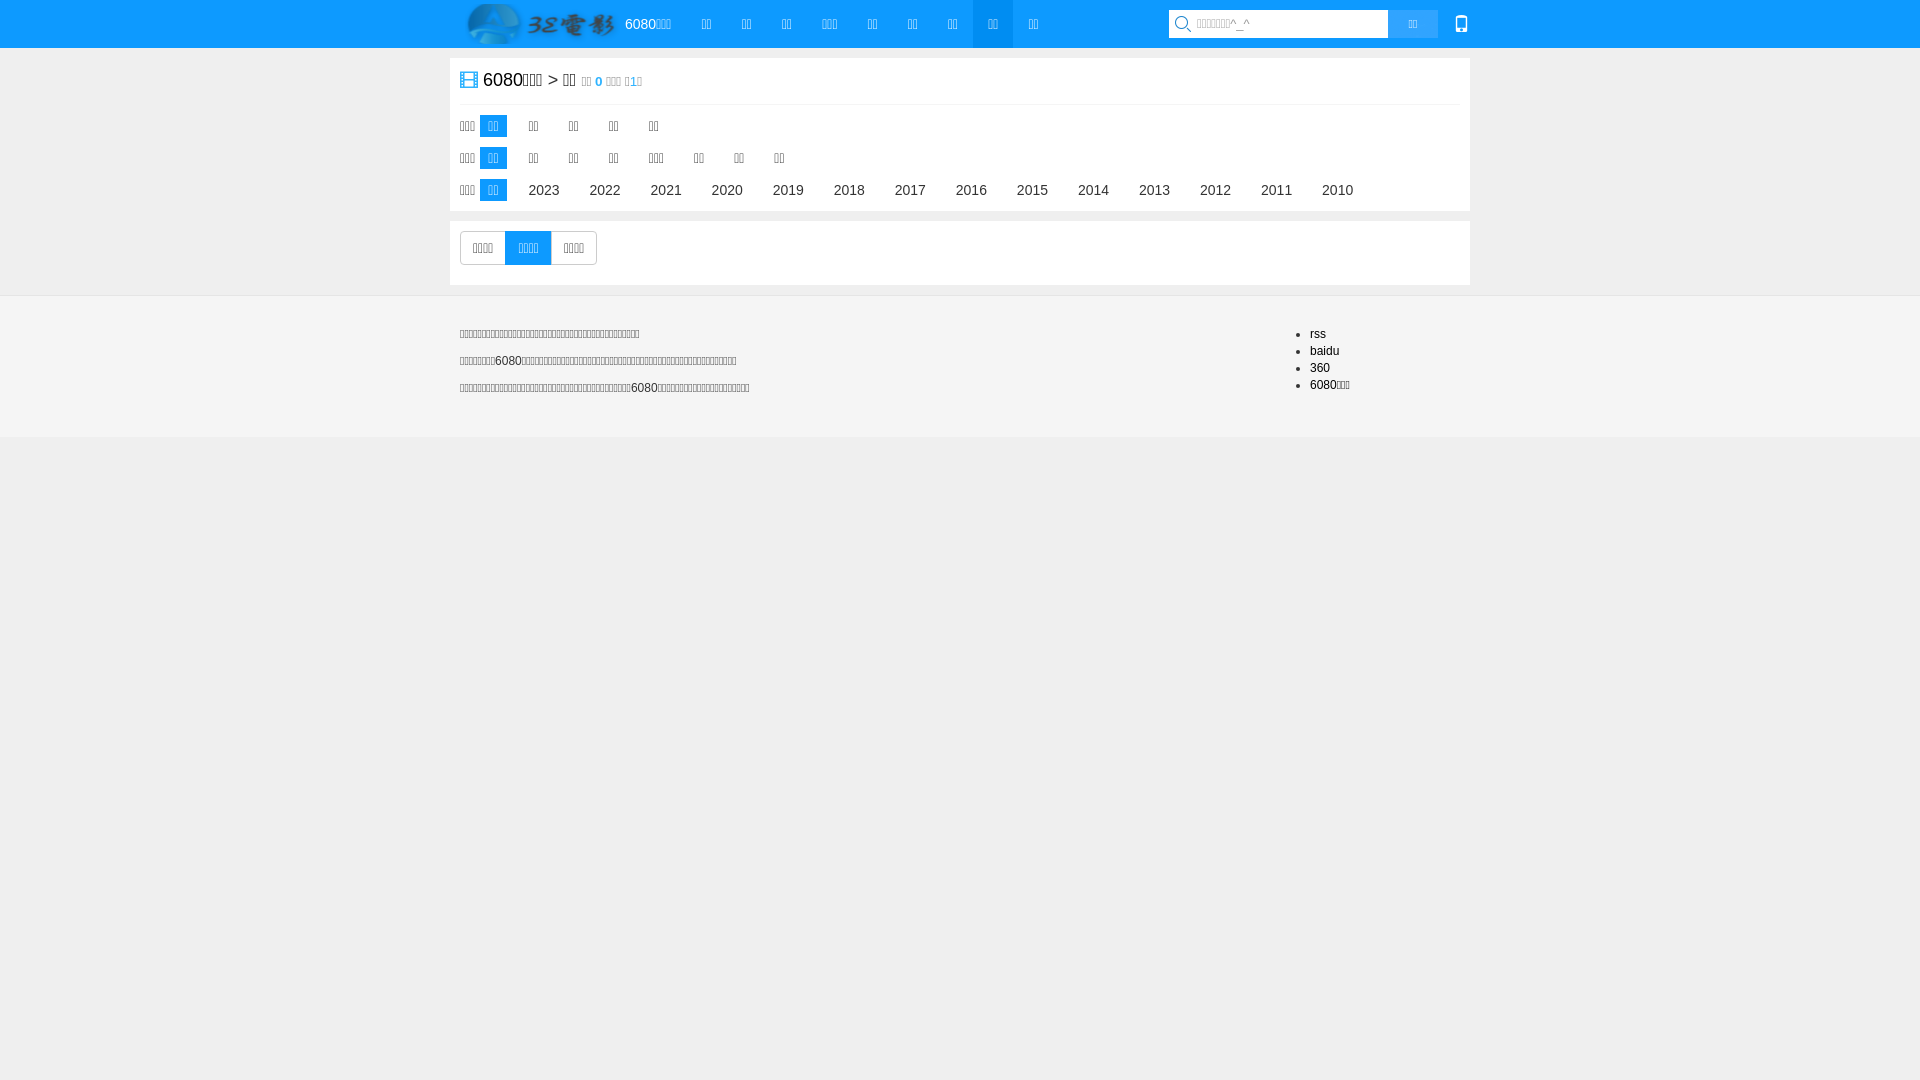 The width and height of the screenshot is (1920, 1080). Describe the element at coordinates (1324, 350) in the screenshot. I see `'baidu'` at that location.